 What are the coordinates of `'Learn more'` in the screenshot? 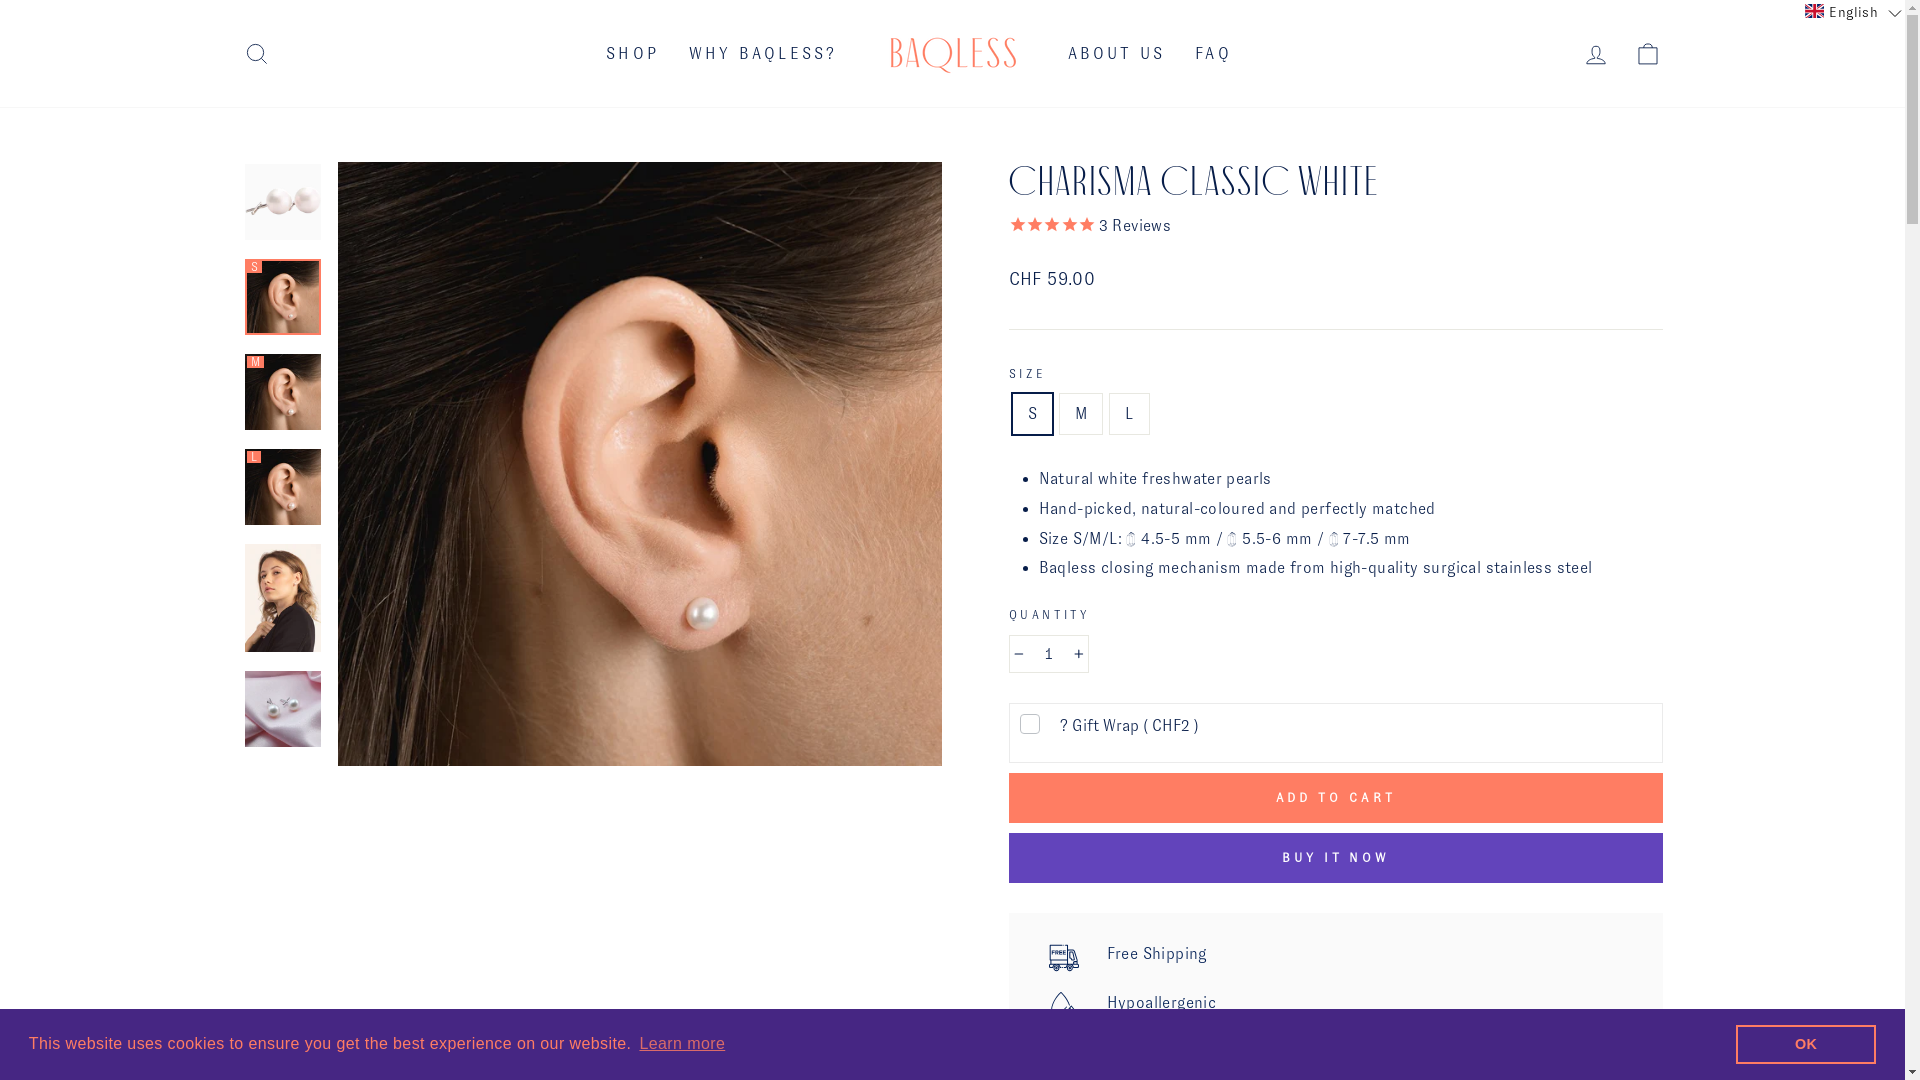 It's located at (681, 1043).